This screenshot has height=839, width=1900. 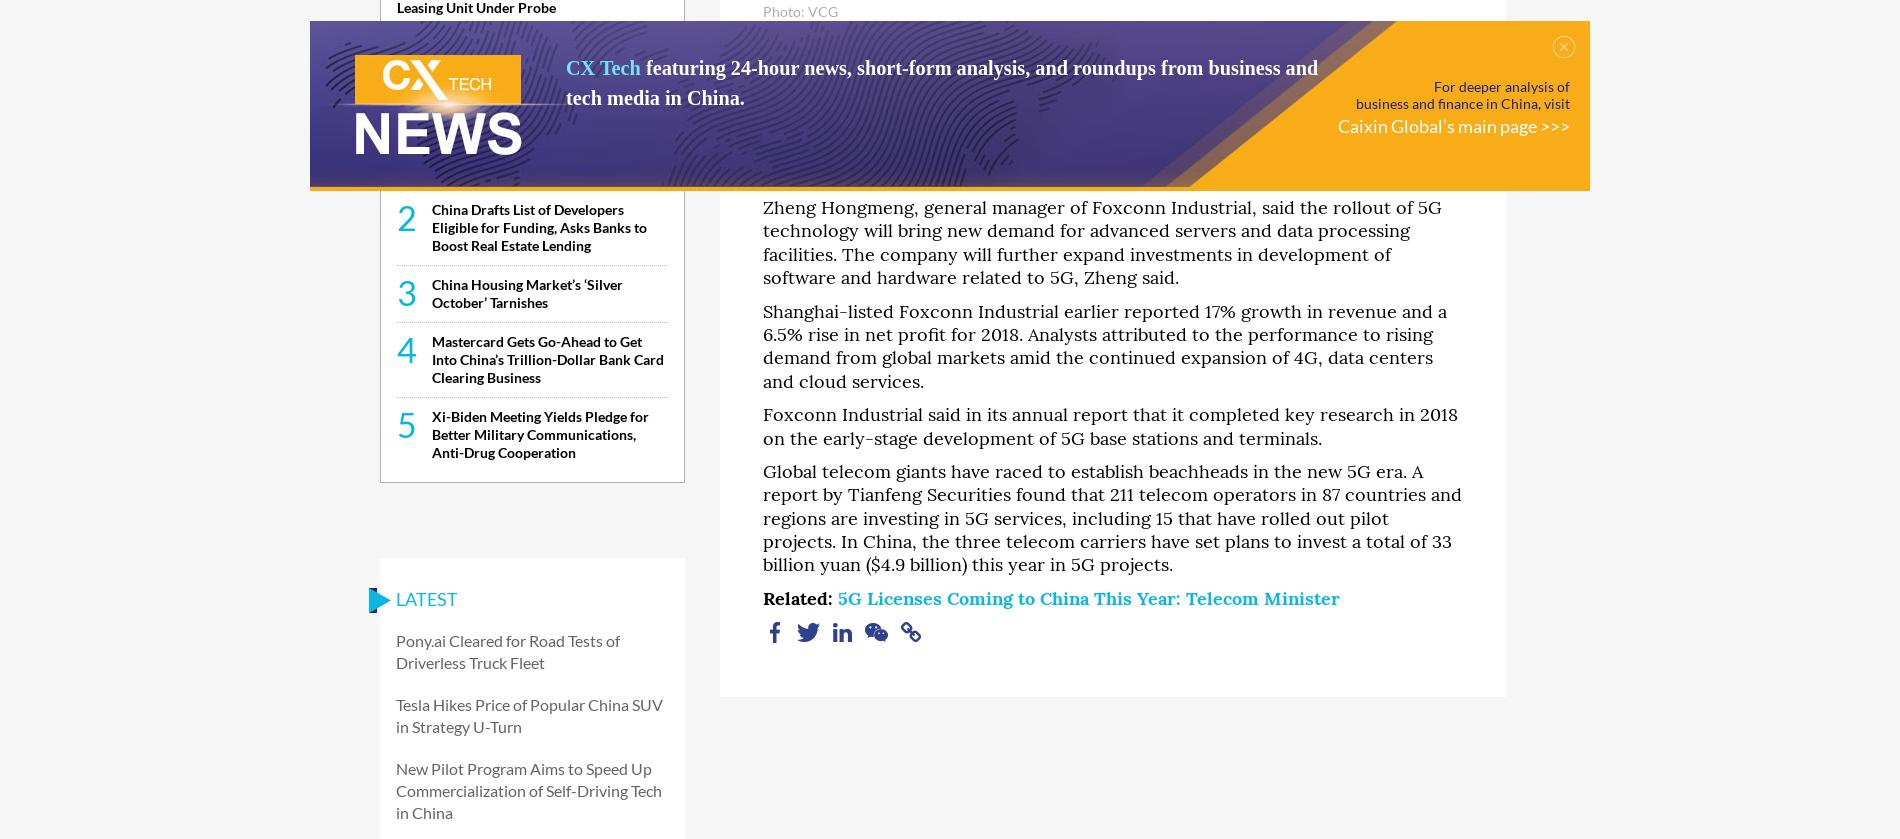 What do you see at coordinates (1501, 86) in the screenshot?
I see `'For deeper analysis of'` at bounding box center [1501, 86].